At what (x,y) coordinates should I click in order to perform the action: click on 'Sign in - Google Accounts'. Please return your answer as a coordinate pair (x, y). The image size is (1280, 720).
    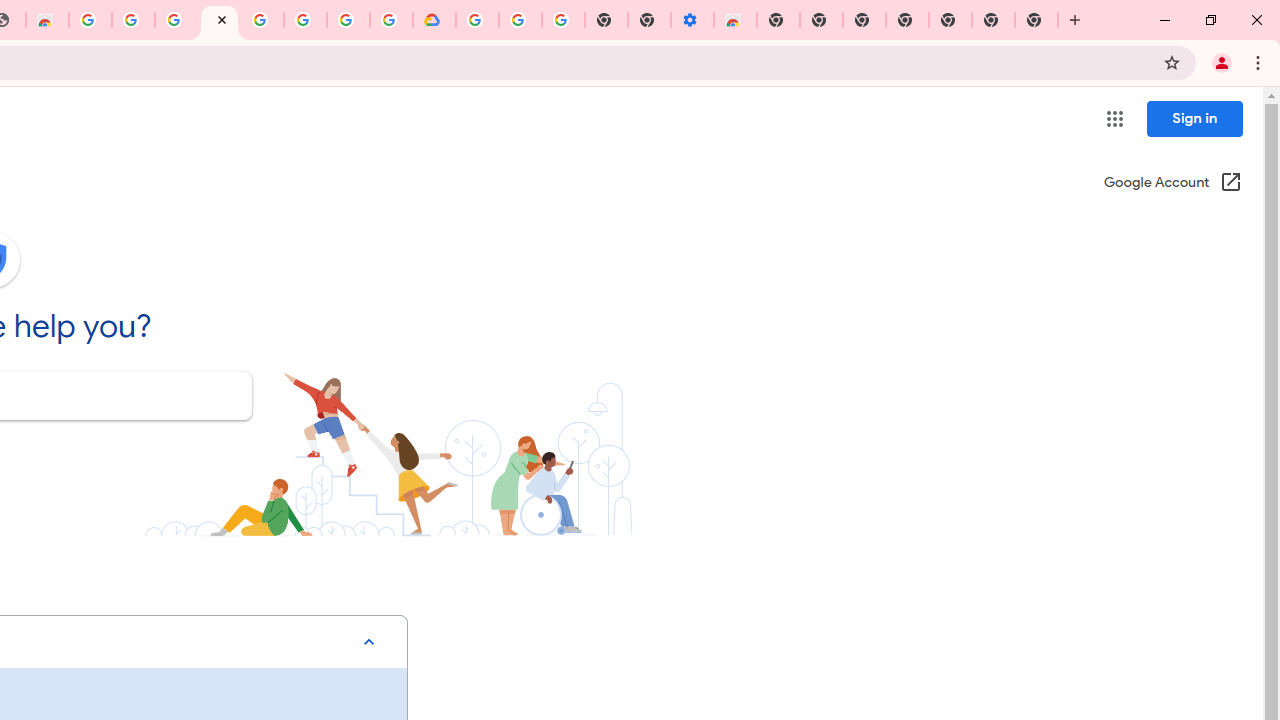
    Looking at the image, I should click on (176, 20).